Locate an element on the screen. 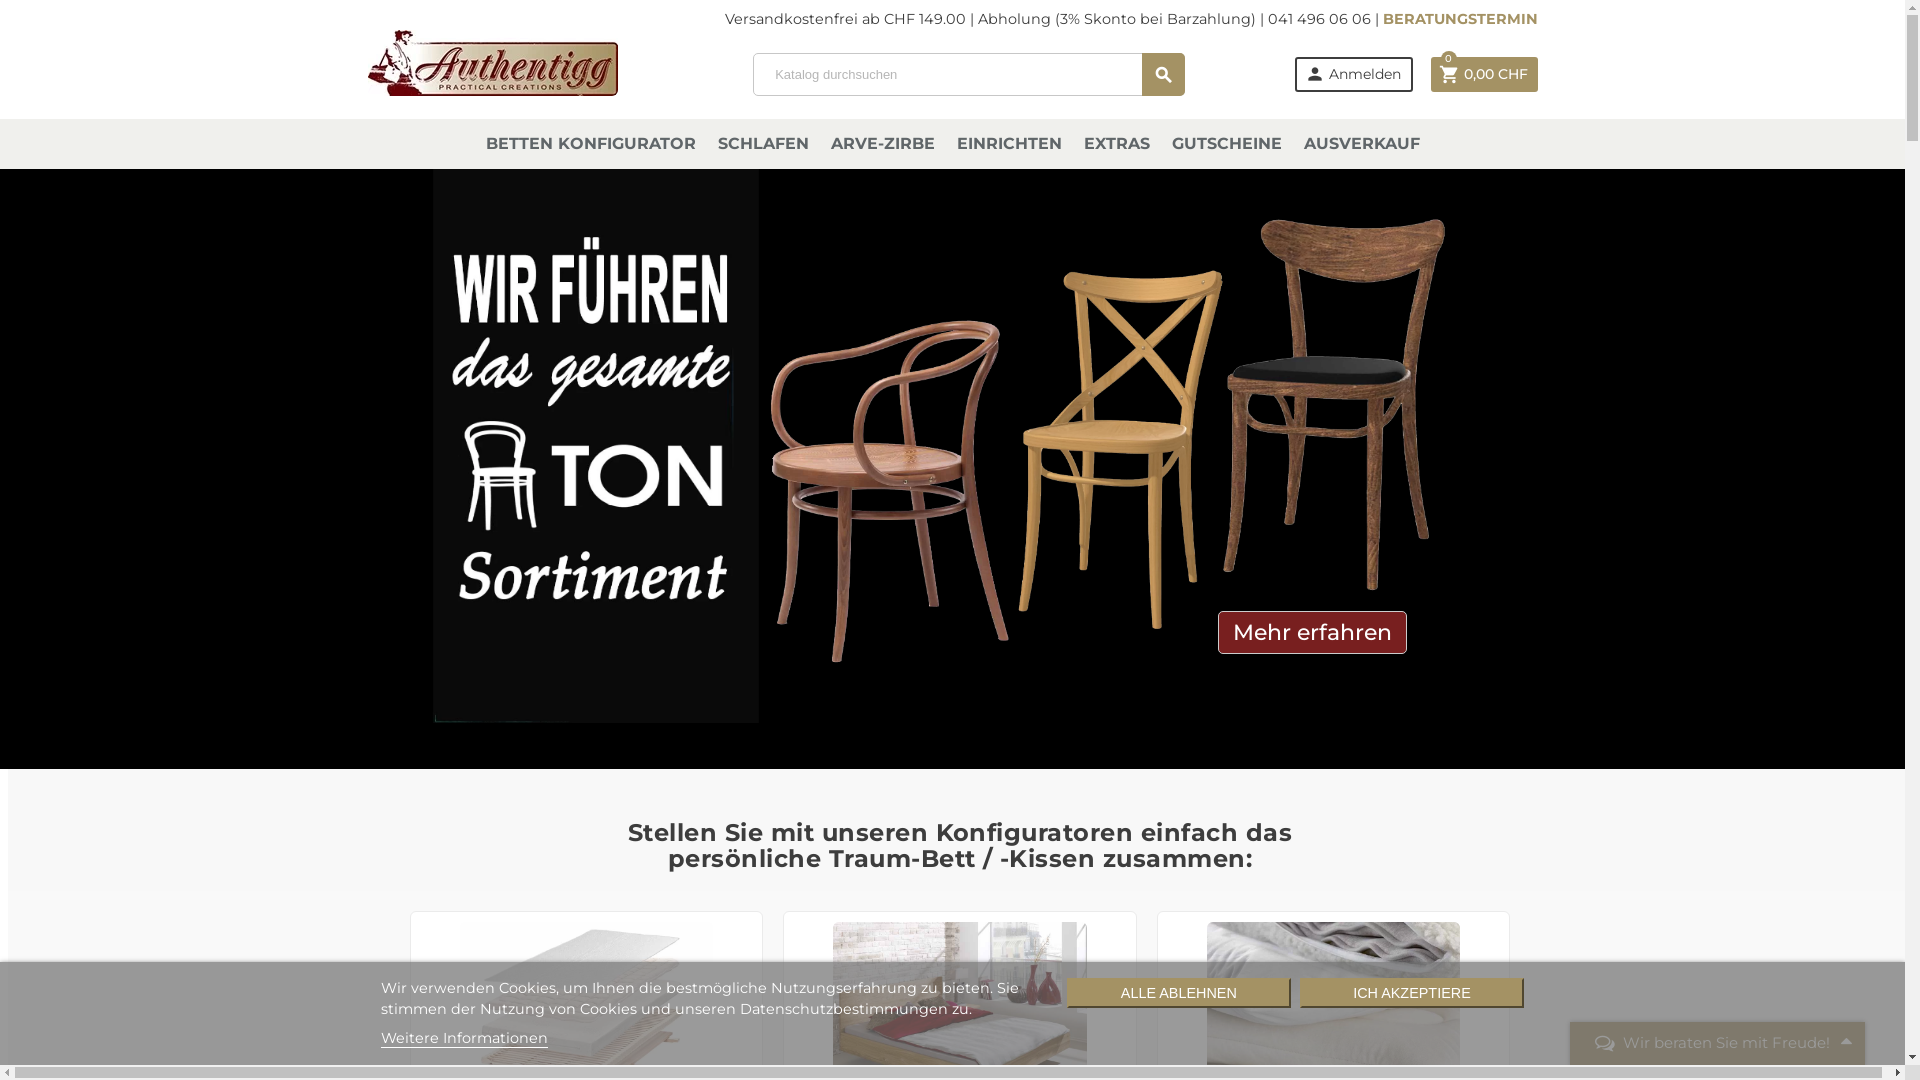 Image resolution: width=1920 pixels, height=1080 pixels. 'AUSVERKAUF' is located at coordinates (1361, 142).